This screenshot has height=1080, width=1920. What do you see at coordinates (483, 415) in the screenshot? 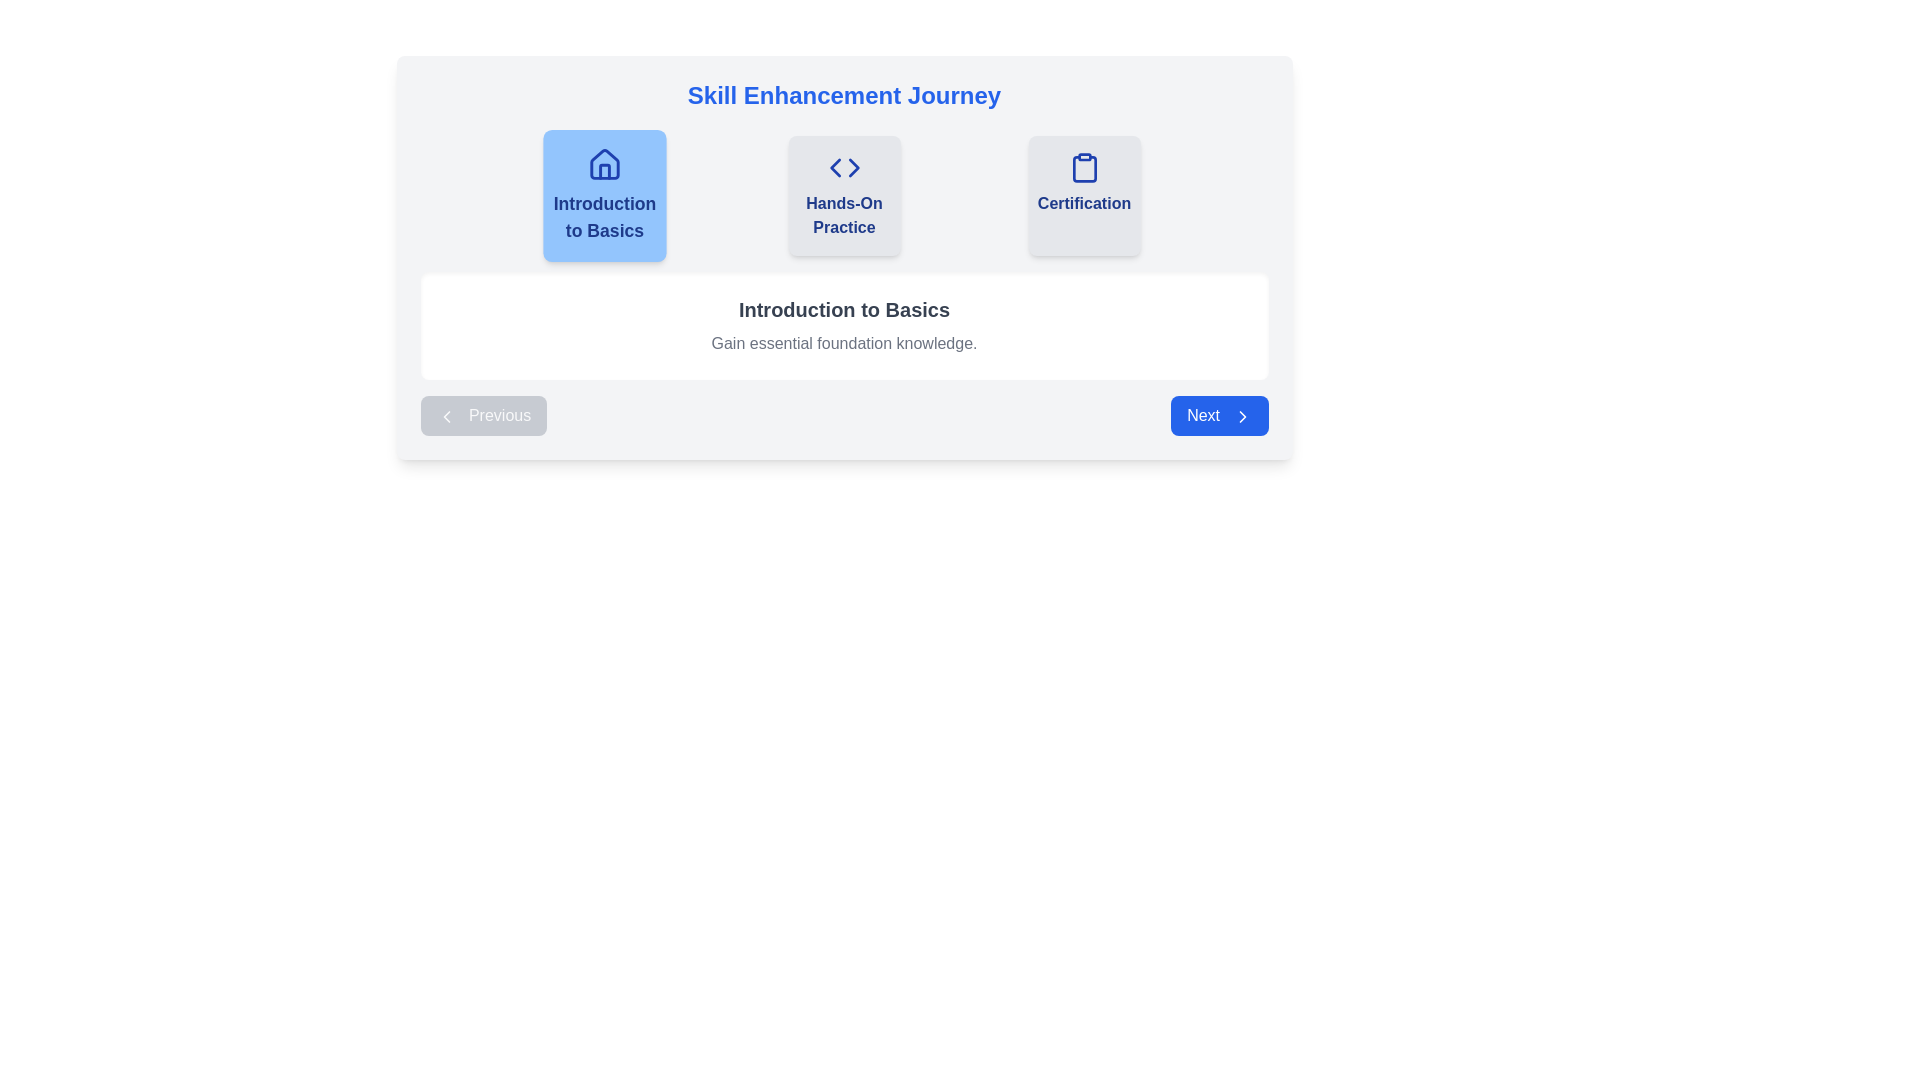
I see `the navigation button located at the bottom left of the section` at bounding box center [483, 415].